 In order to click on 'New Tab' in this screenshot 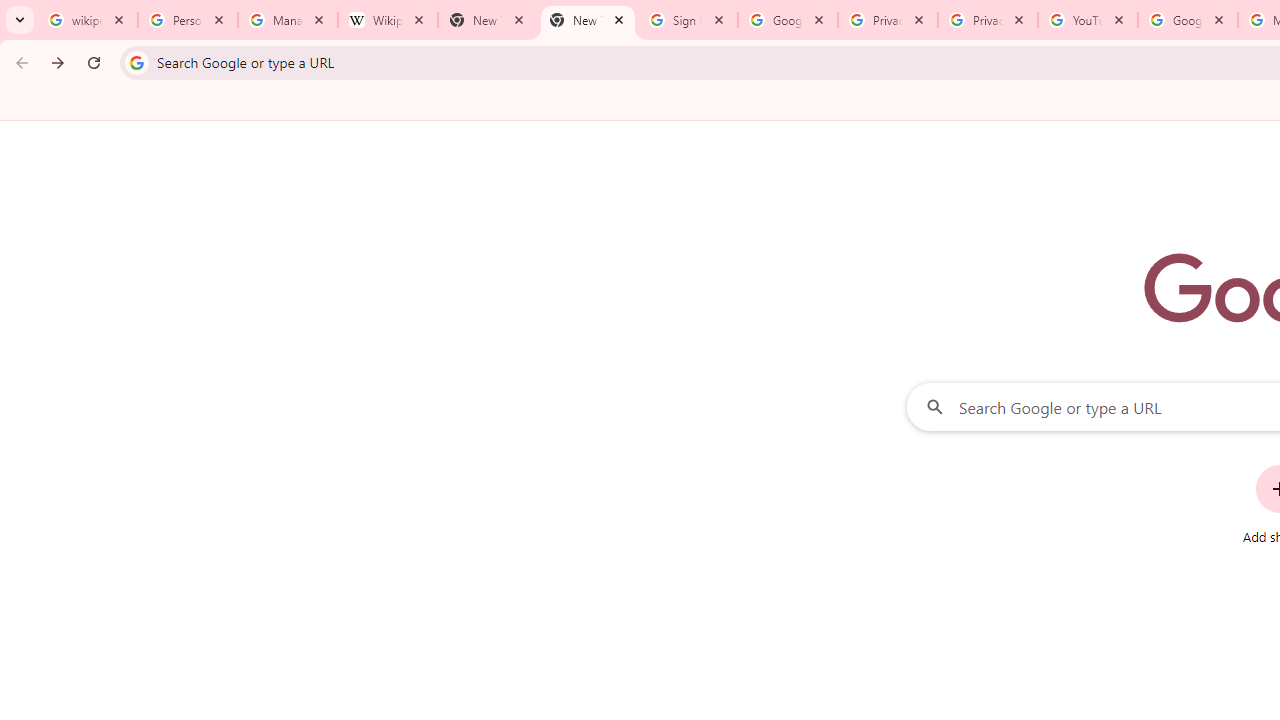, I will do `click(586, 20)`.